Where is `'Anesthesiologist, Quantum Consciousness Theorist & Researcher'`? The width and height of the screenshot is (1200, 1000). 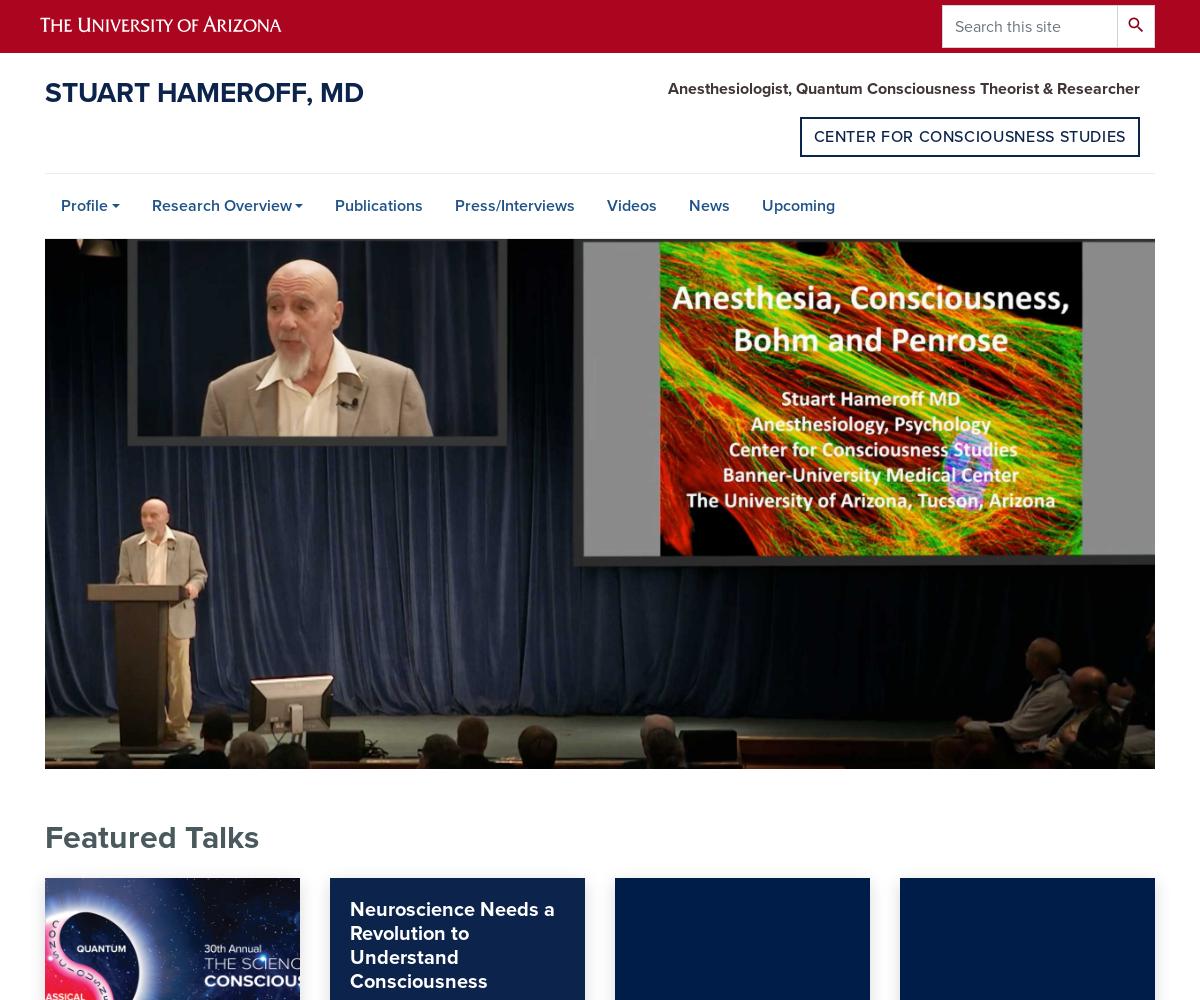 'Anesthesiologist, Quantum Consciousness Theorist & Researcher' is located at coordinates (666, 88).